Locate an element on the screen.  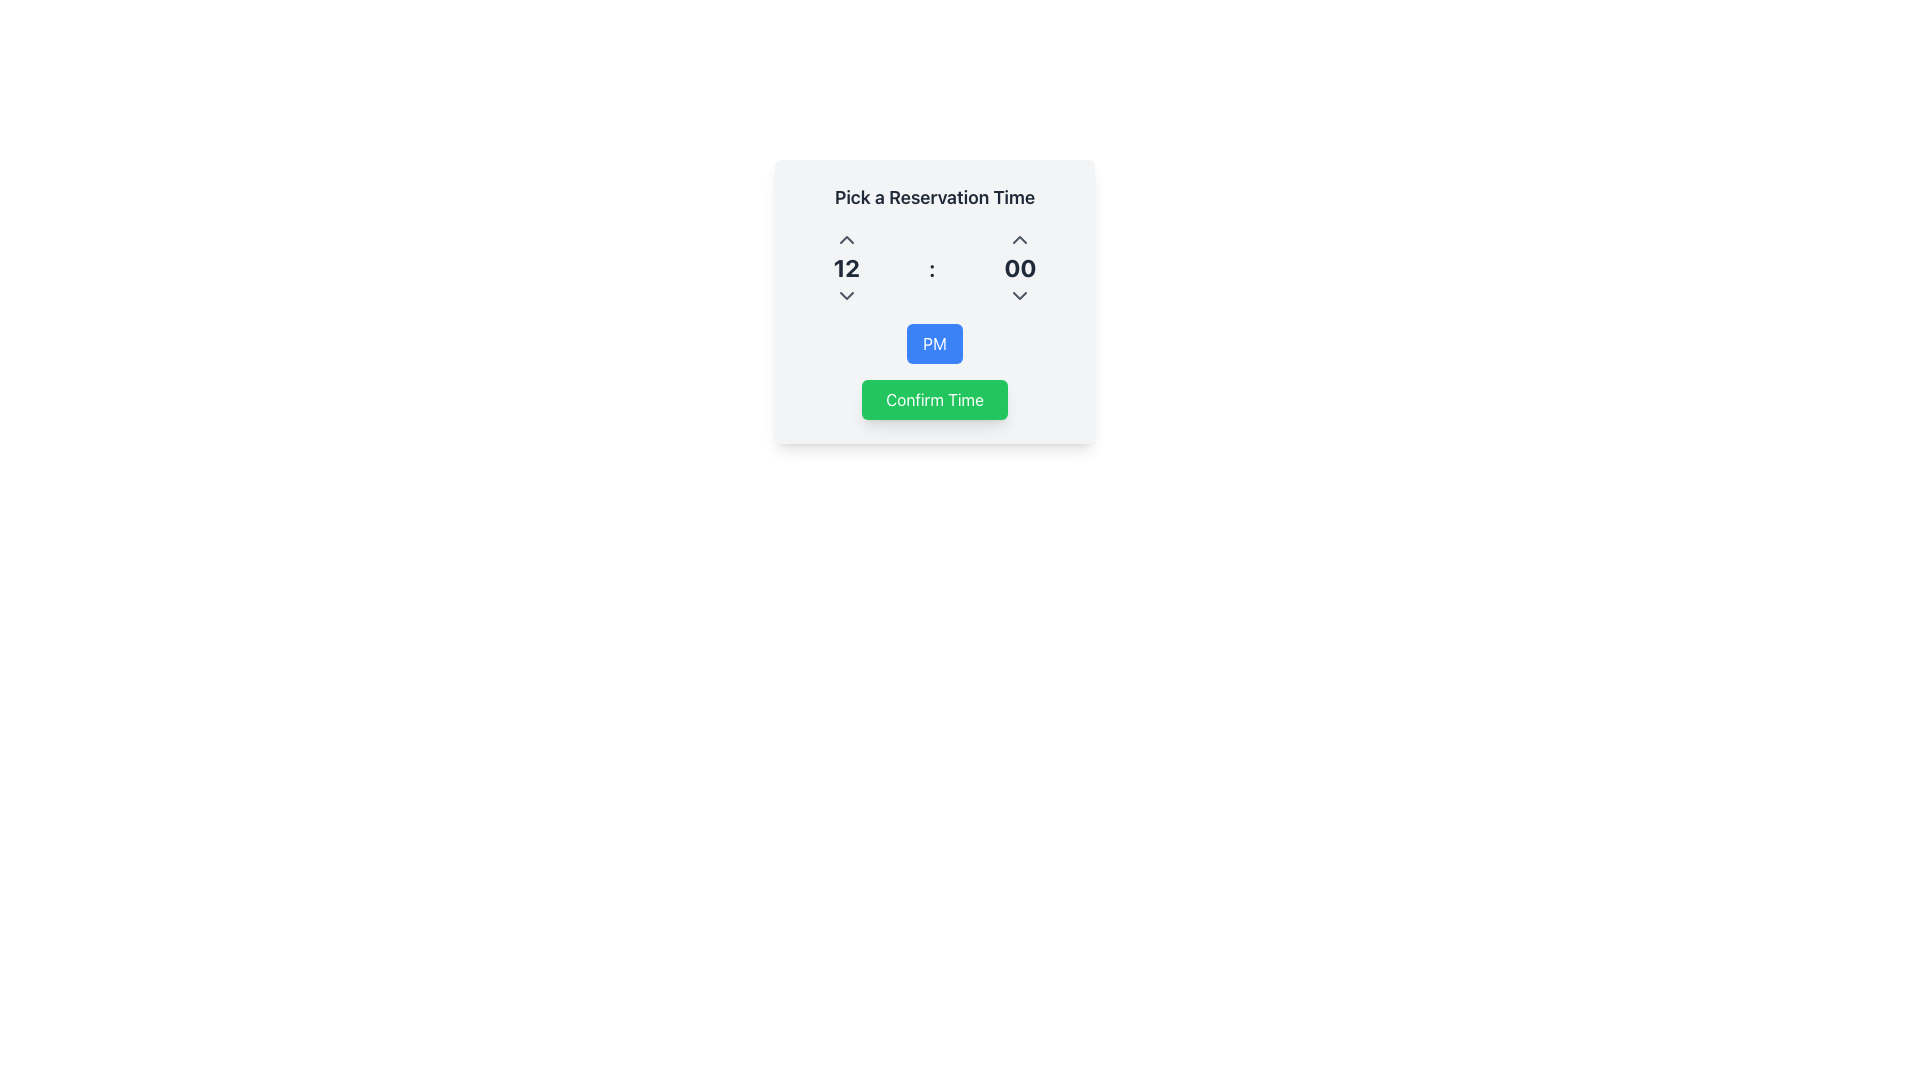
the Time Selector element to increment or decrement the minutes in the time picker interface, which is positioned to the right of a colon and aligned with the 'PM' button below it is located at coordinates (1020, 266).